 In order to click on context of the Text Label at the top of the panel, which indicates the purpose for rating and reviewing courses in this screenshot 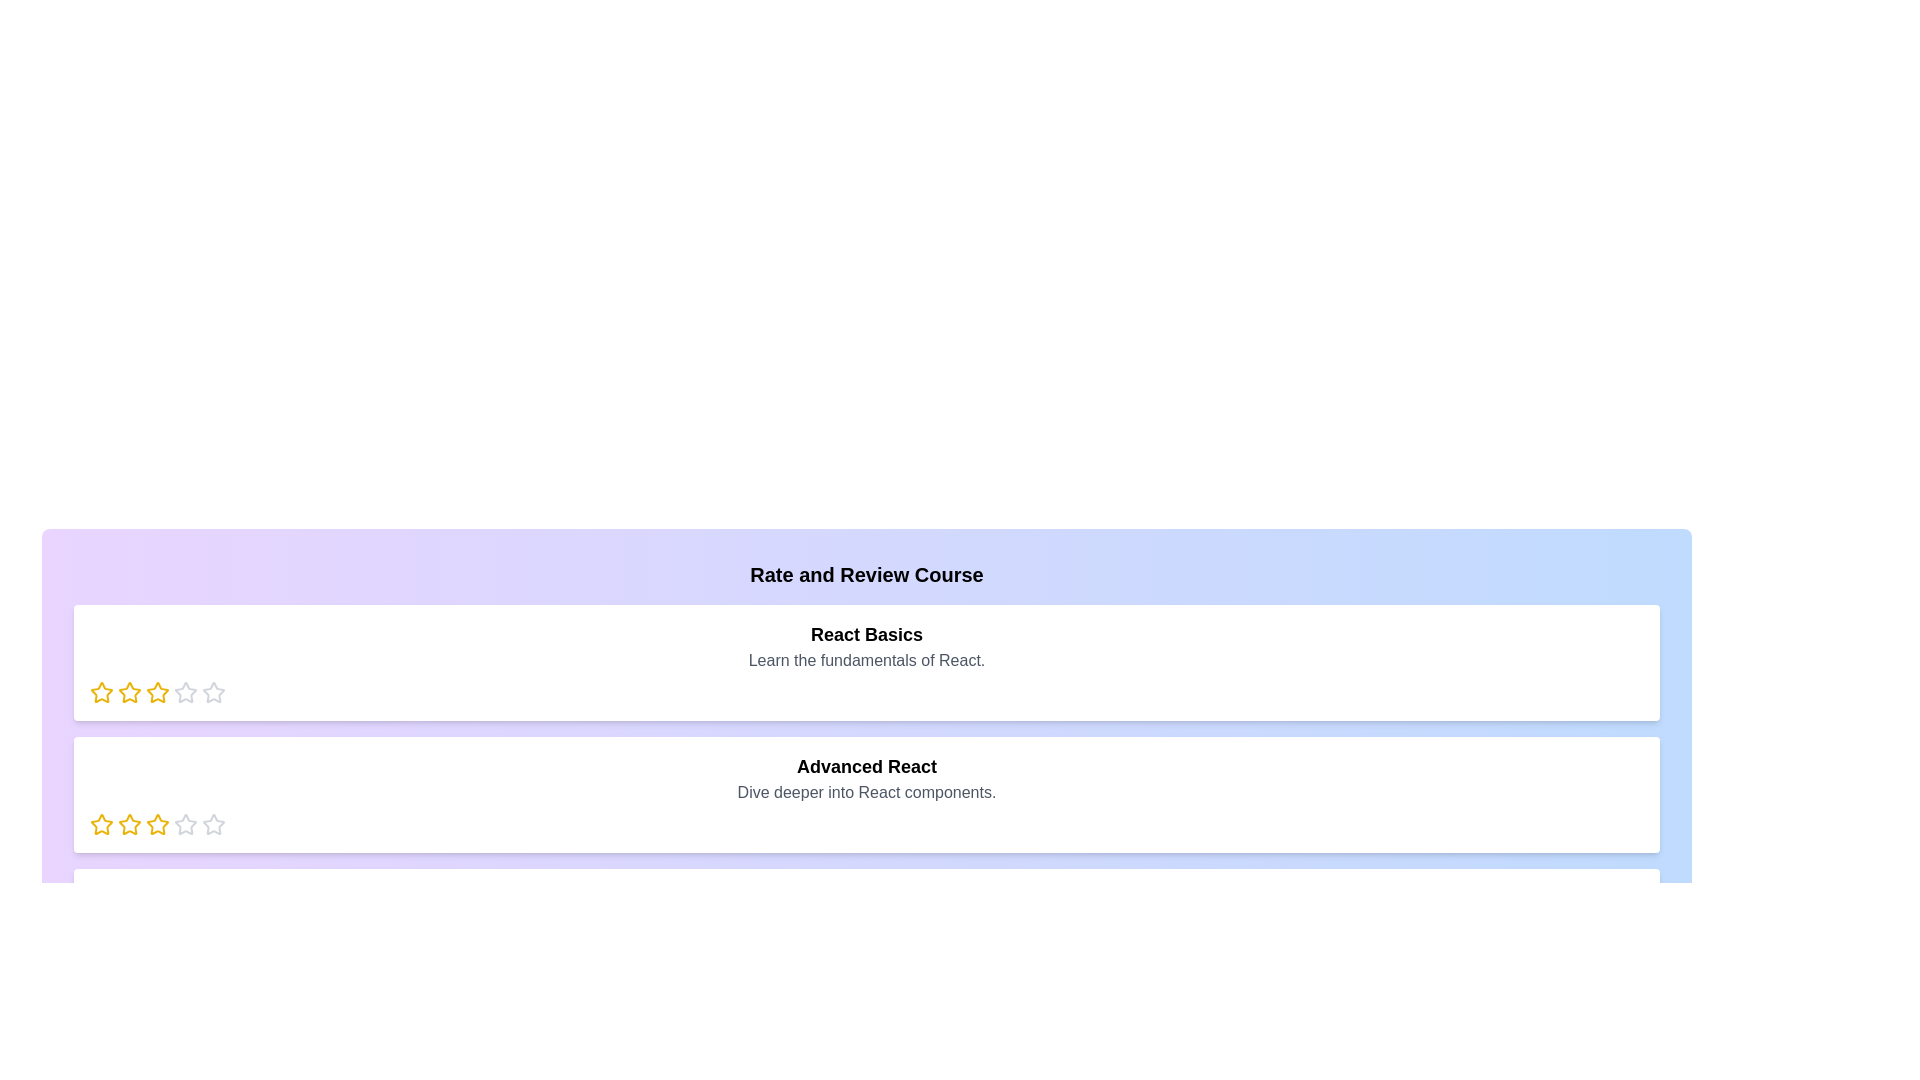, I will do `click(867, 574)`.